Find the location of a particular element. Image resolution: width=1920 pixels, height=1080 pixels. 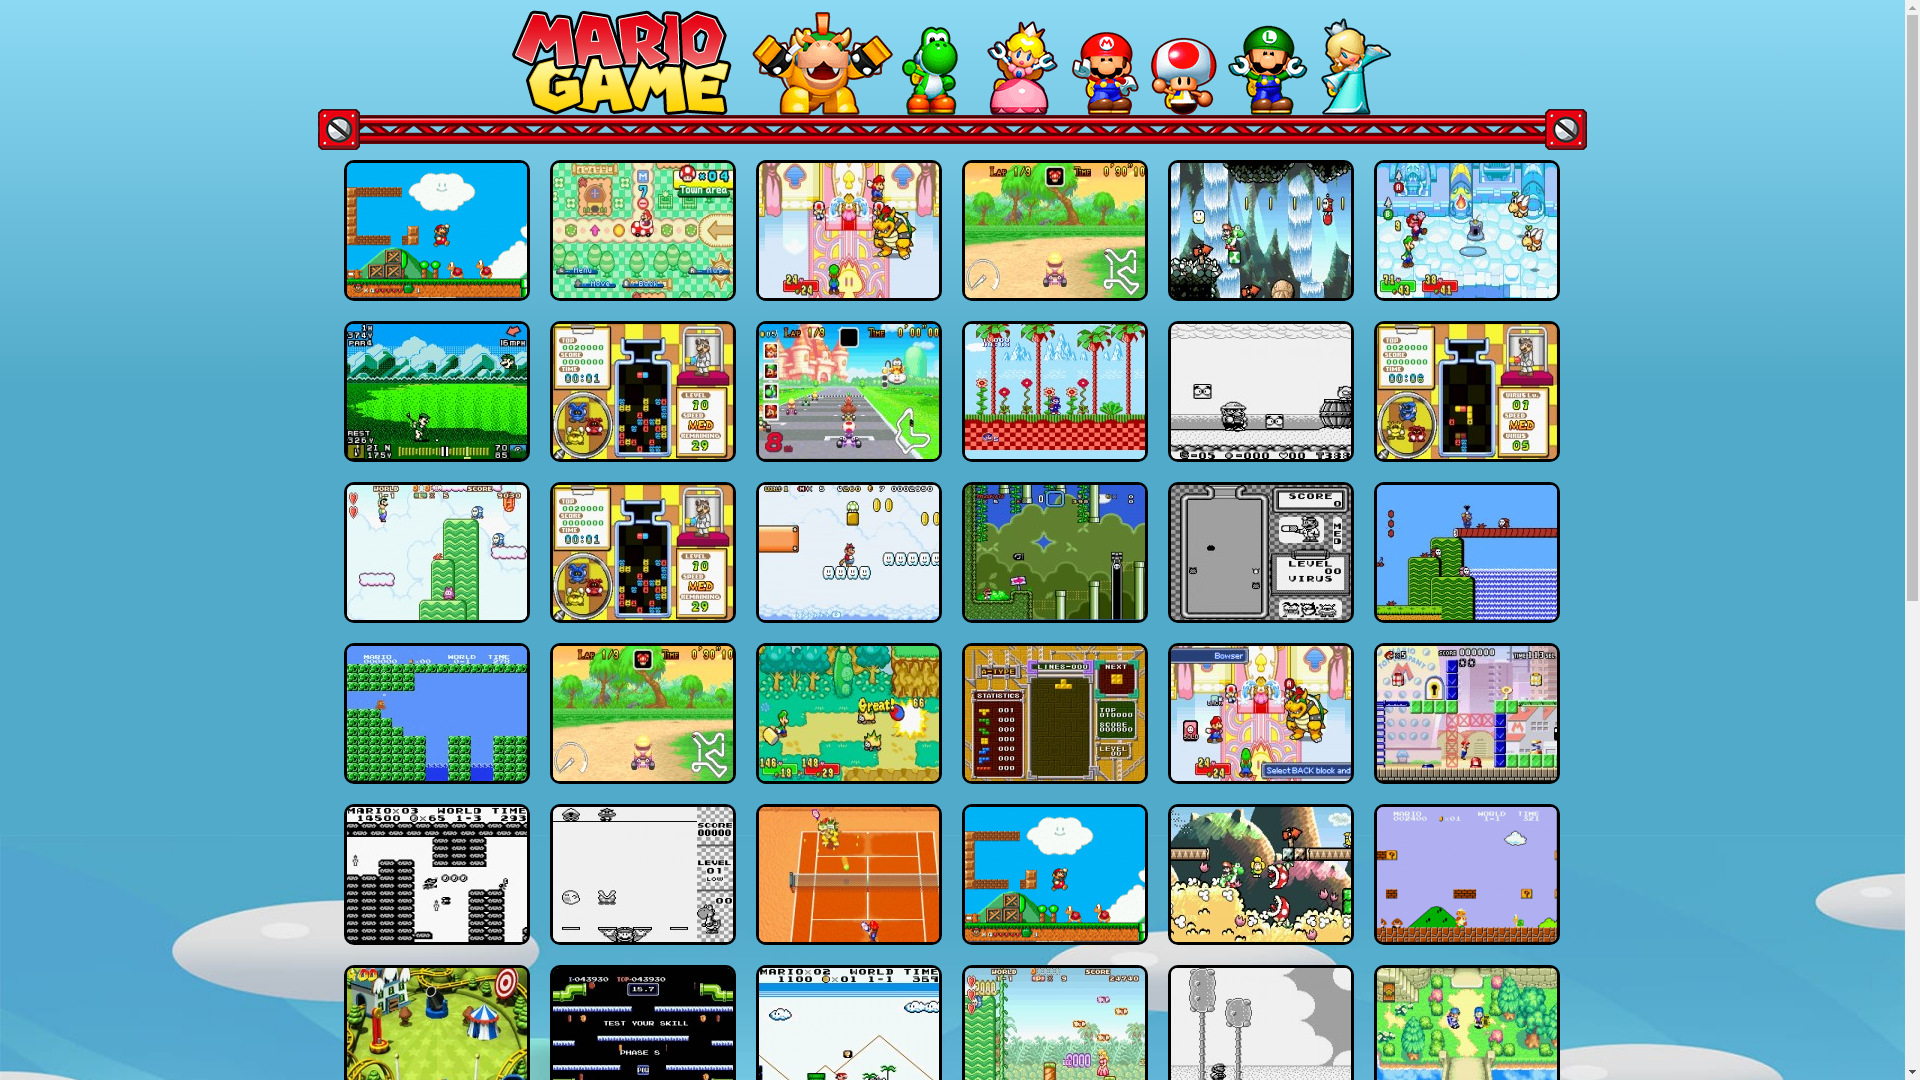

'Mario Kart Advance' is located at coordinates (1054, 227).